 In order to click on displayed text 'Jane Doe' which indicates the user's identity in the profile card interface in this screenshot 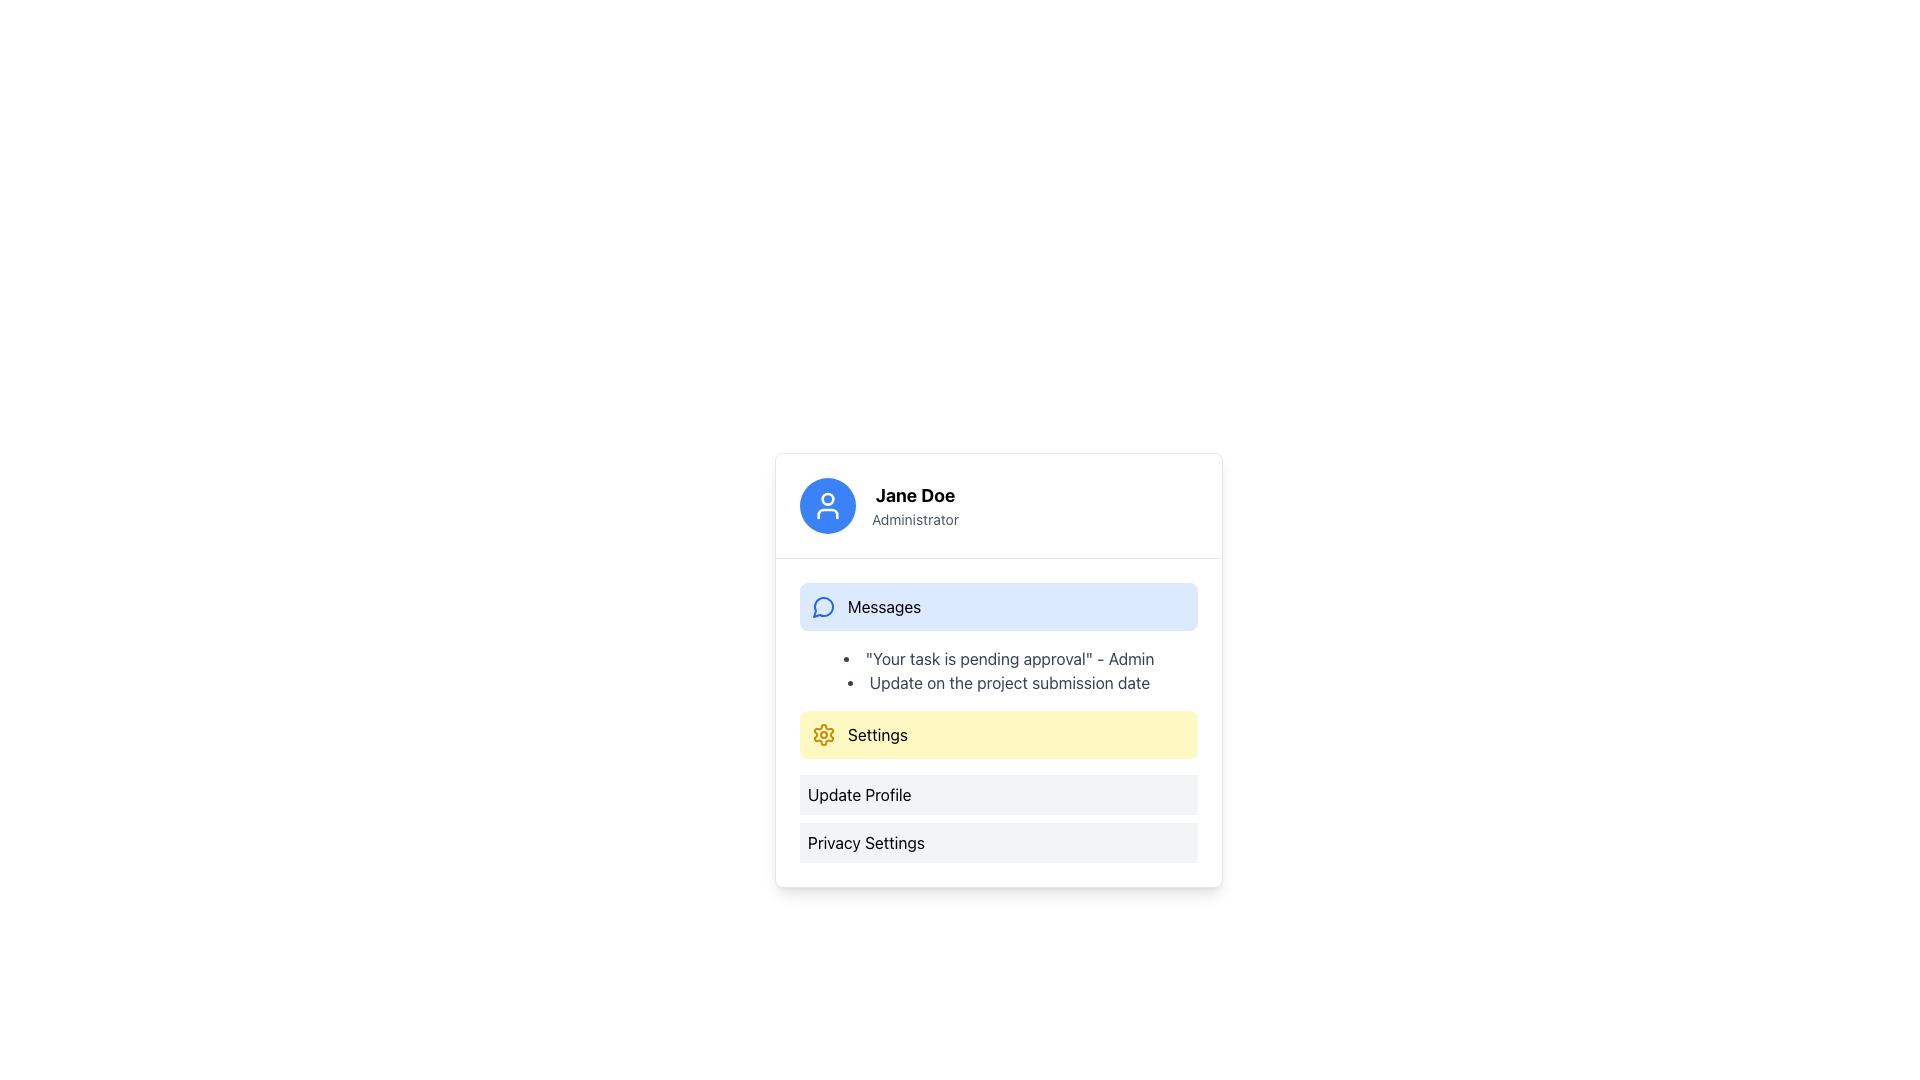, I will do `click(914, 495)`.